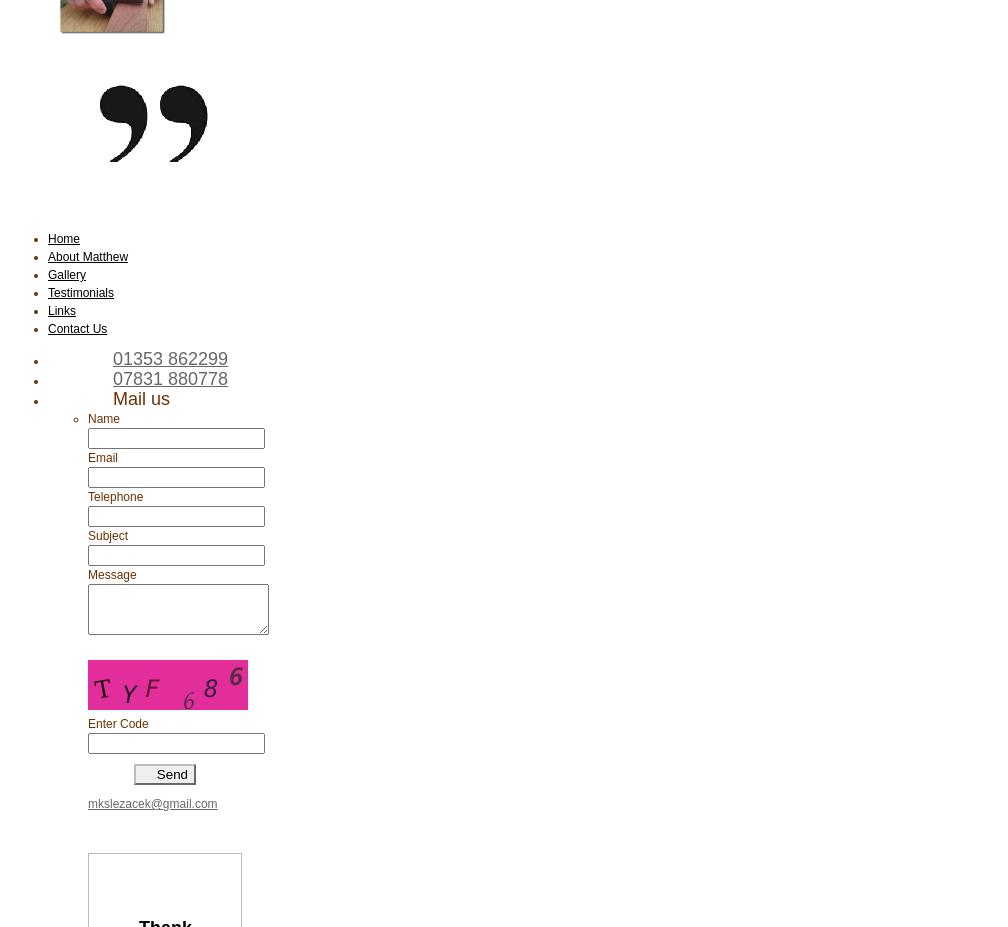 The image size is (1008, 927). Describe the element at coordinates (170, 358) in the screenshot. I see `'01353 862299'` at that location.